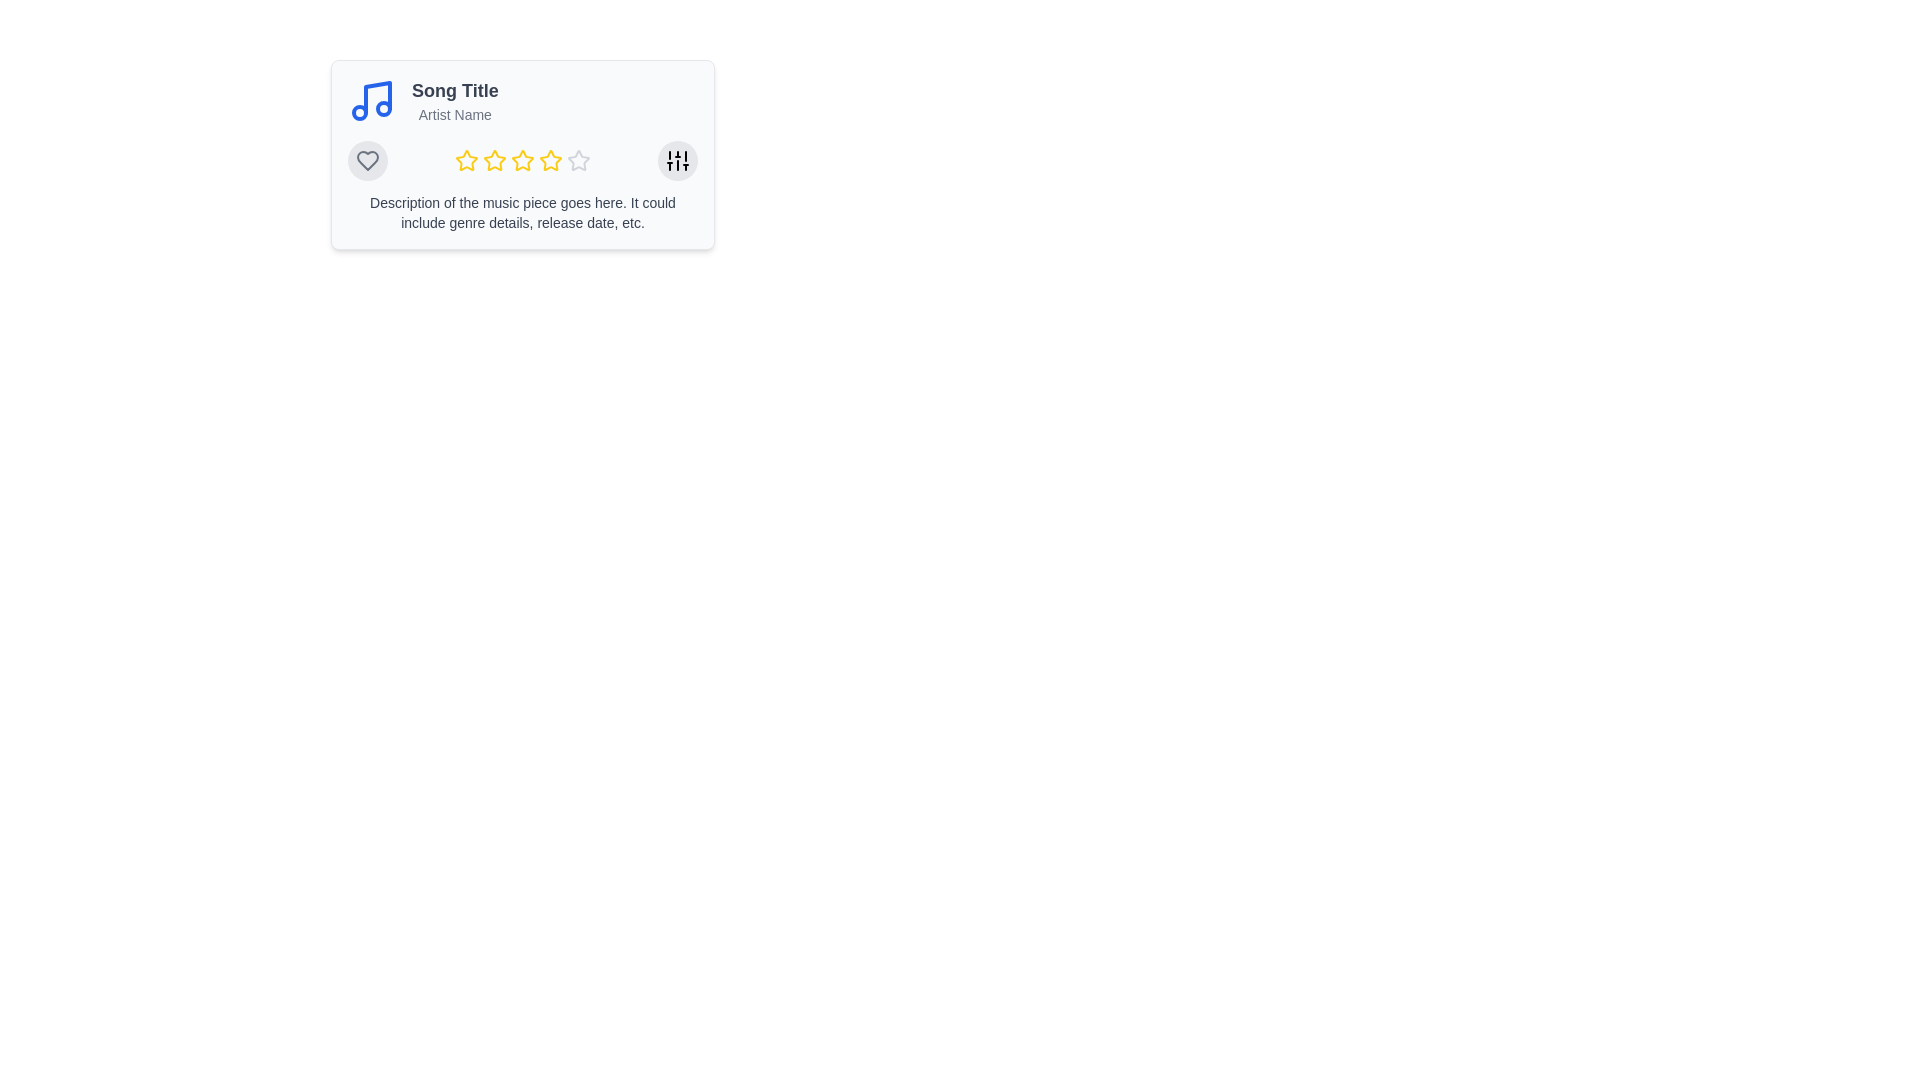 The width and height of the screenshot is (1920, 1080). I want to click on the third yellow star in the rating component, so click(523, 160).